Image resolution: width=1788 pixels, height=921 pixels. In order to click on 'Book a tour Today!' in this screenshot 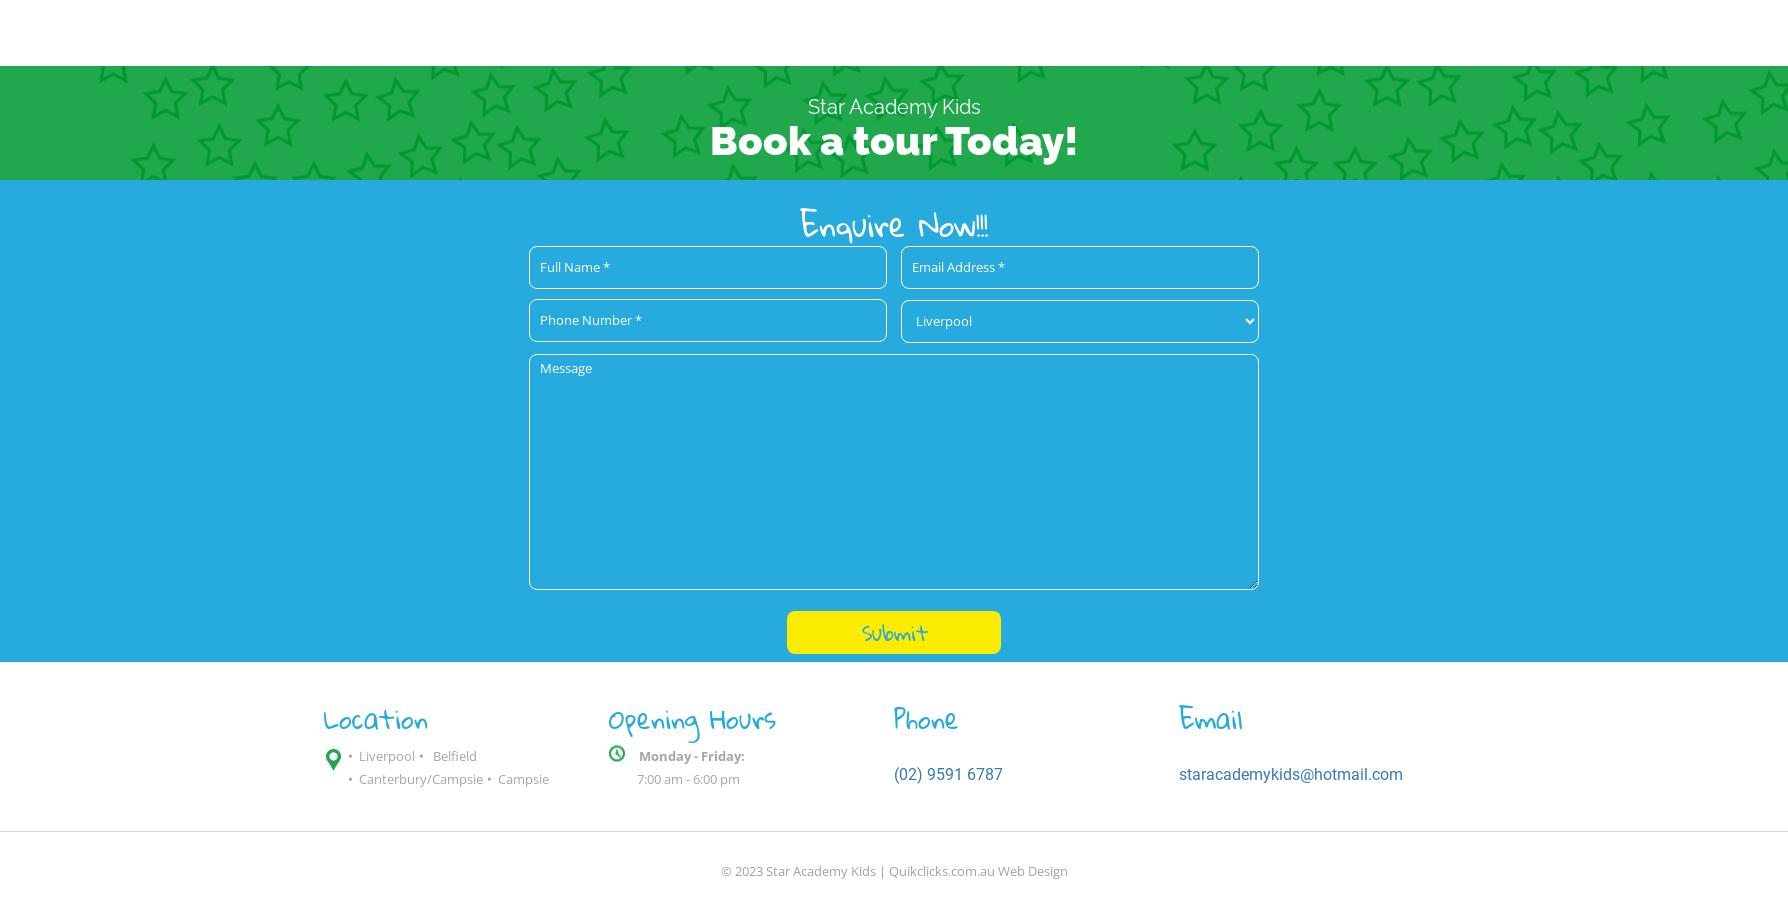, I will do `click(709, 139)`.